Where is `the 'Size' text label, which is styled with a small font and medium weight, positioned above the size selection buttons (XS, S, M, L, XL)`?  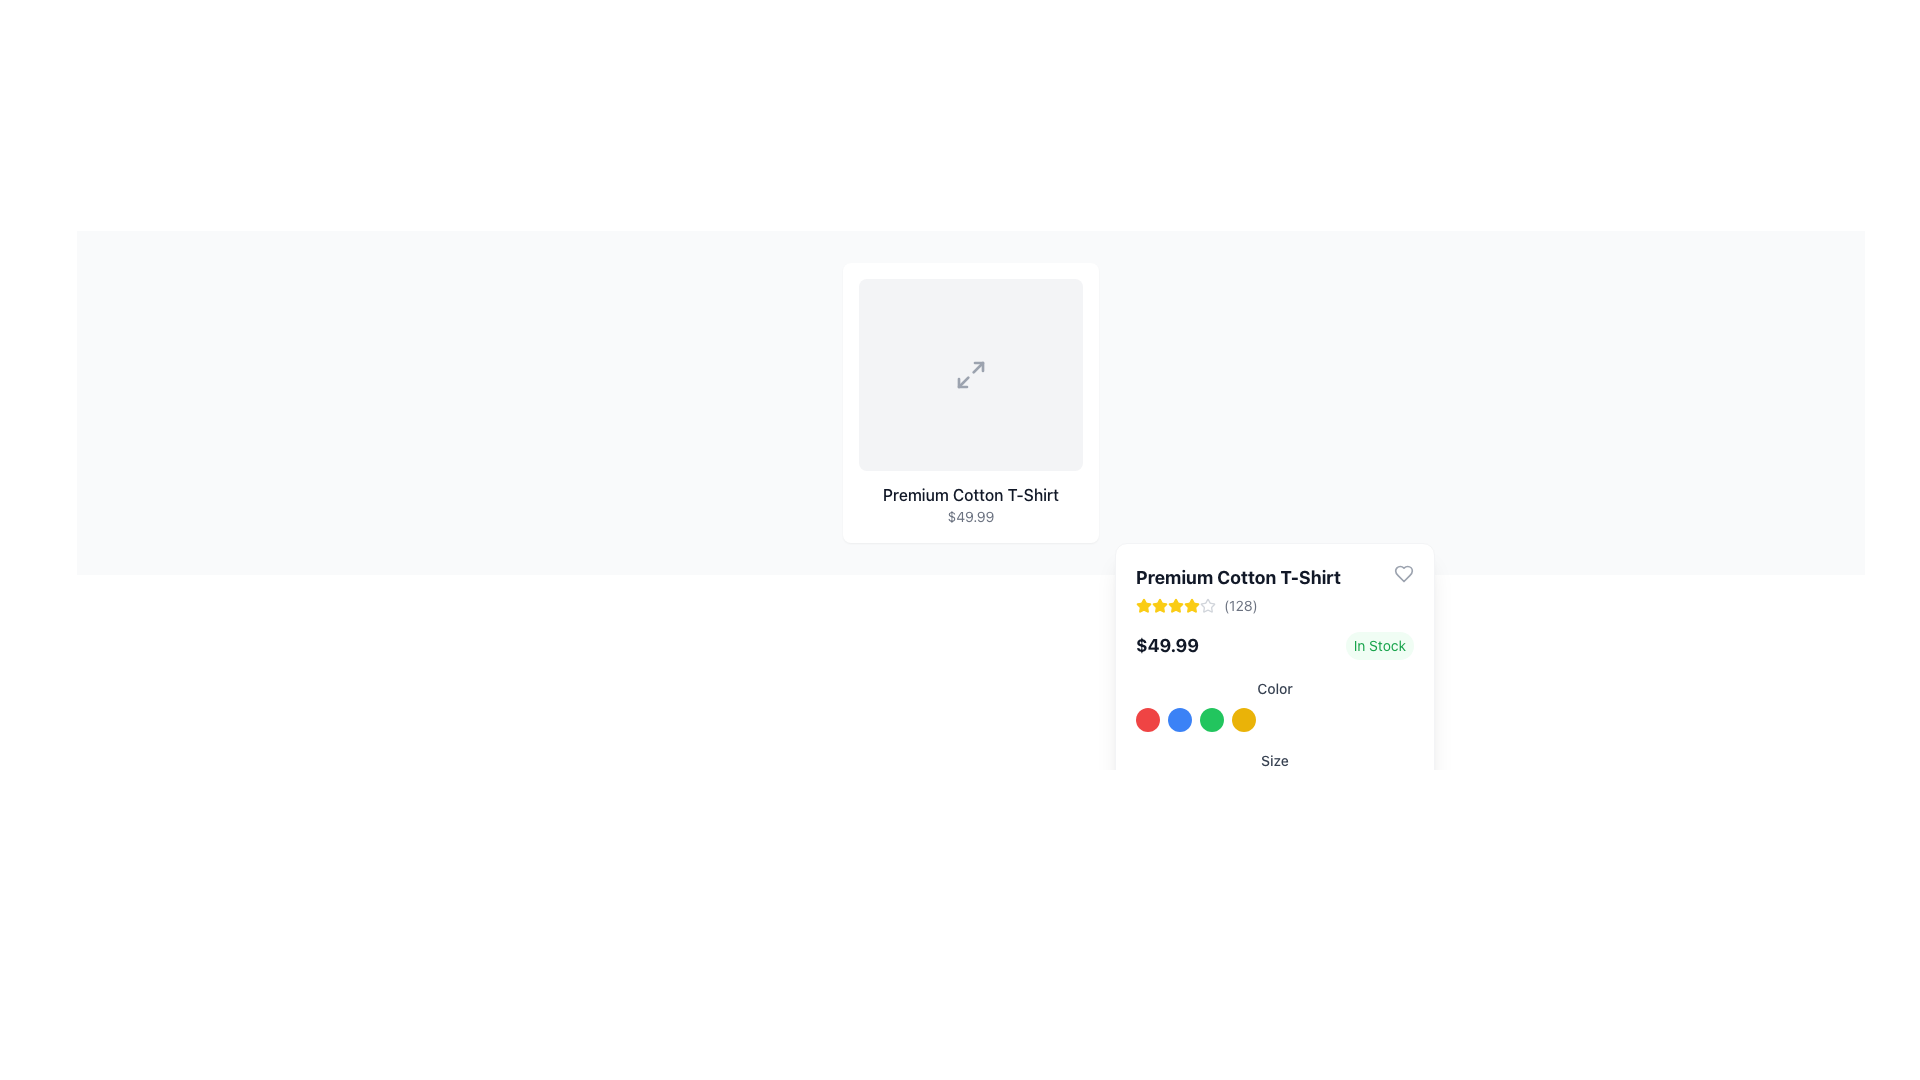 the 'Size' text label, which is styled with a small font and medium weight, positioned above the size selection buttons (XS, S, M, L, XL) is located at coordinates (1274, 760).